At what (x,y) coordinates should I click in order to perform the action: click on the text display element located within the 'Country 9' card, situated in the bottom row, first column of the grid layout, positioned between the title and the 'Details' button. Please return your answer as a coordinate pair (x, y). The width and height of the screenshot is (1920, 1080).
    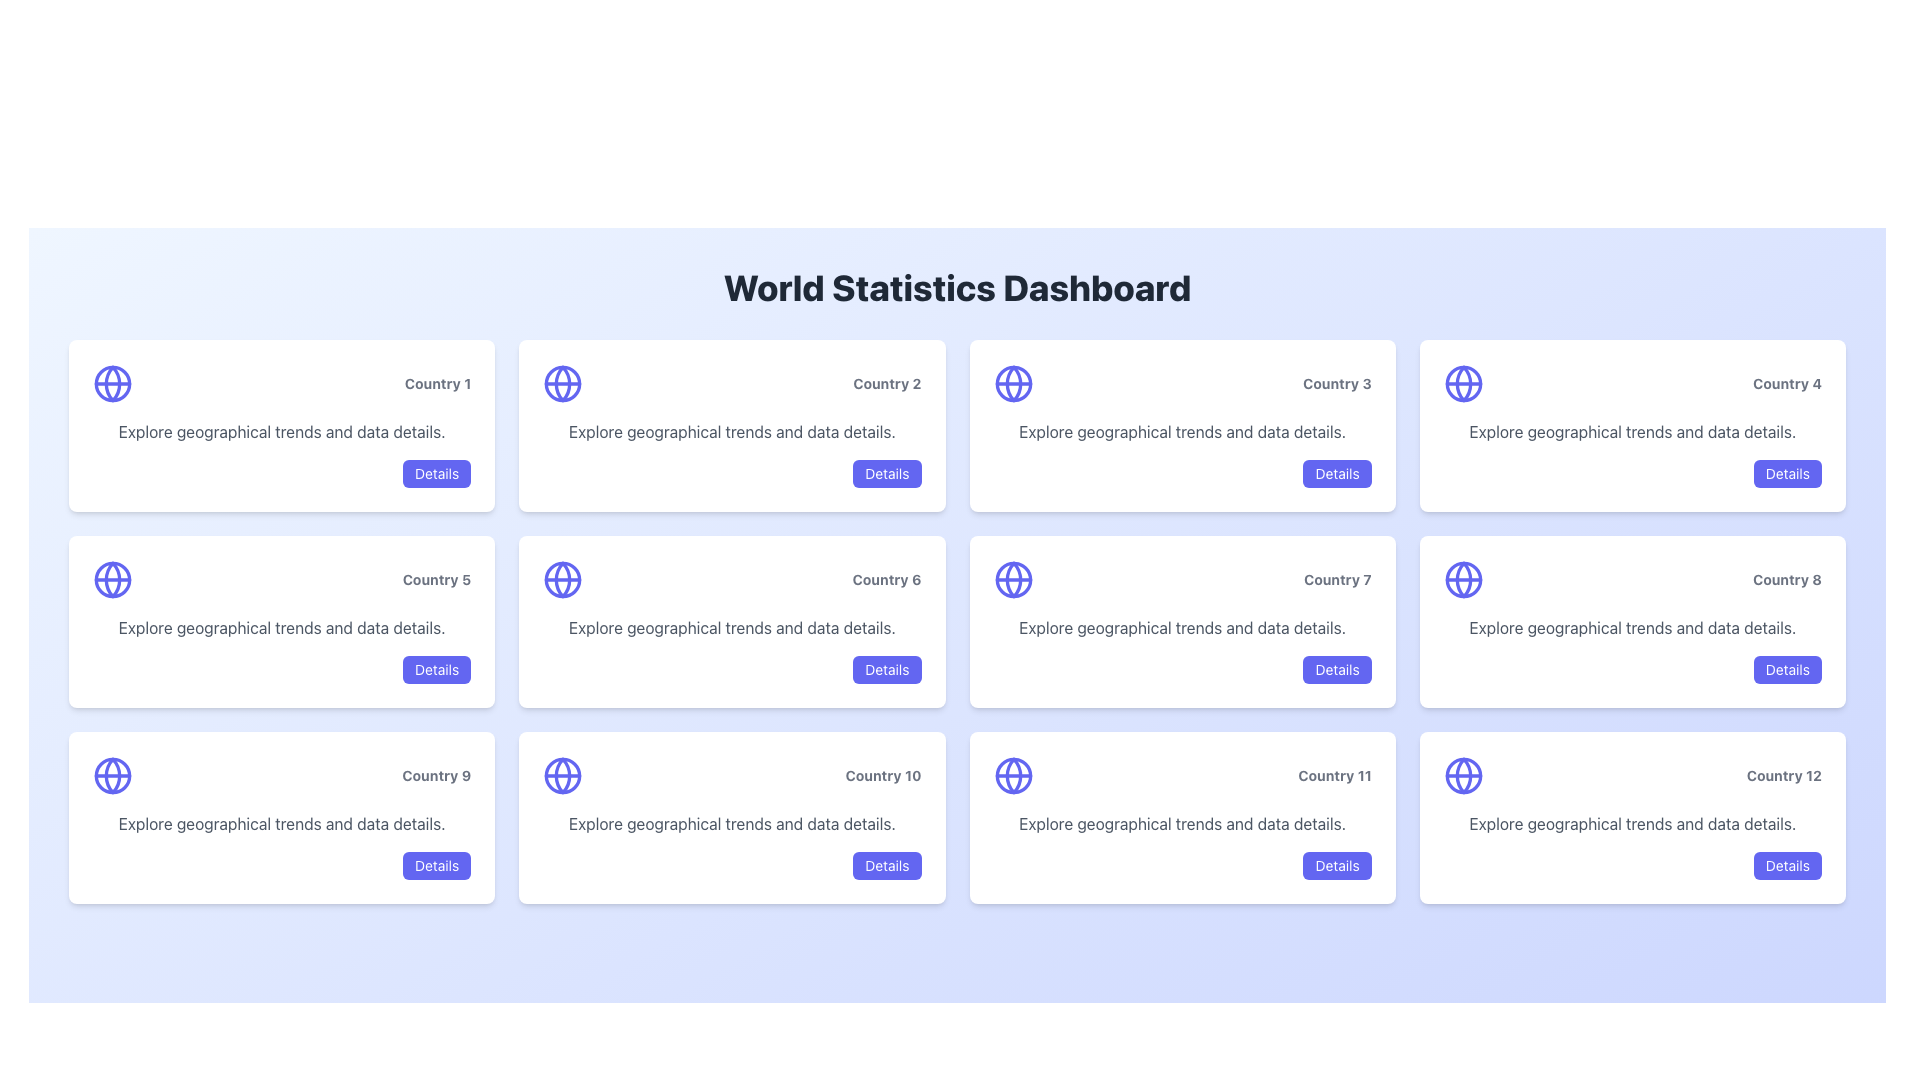
    Looking at the image, I should click on (281, 824).